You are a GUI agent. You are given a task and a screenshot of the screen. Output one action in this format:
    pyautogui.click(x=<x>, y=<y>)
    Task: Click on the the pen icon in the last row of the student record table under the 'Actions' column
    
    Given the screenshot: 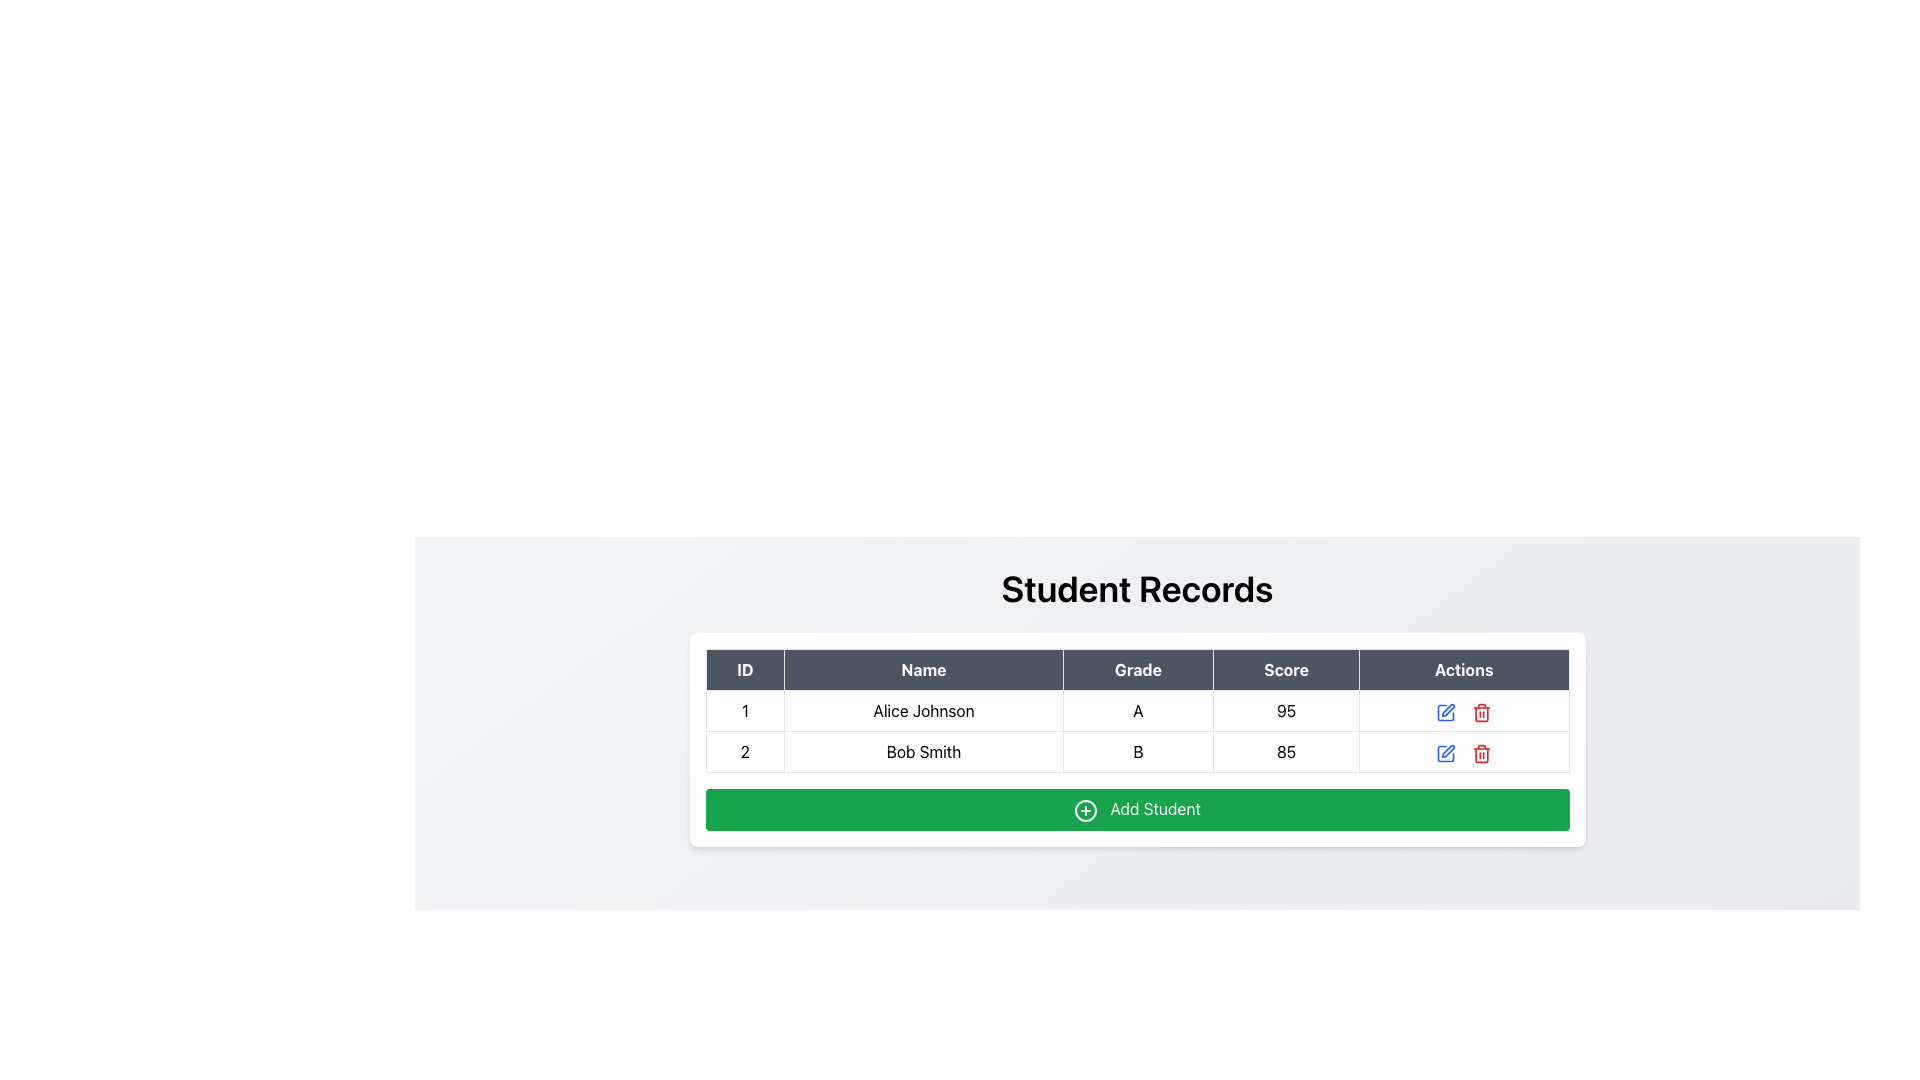 What is the action you would take?
    pyautogui.click(x=1448, y=751)
    